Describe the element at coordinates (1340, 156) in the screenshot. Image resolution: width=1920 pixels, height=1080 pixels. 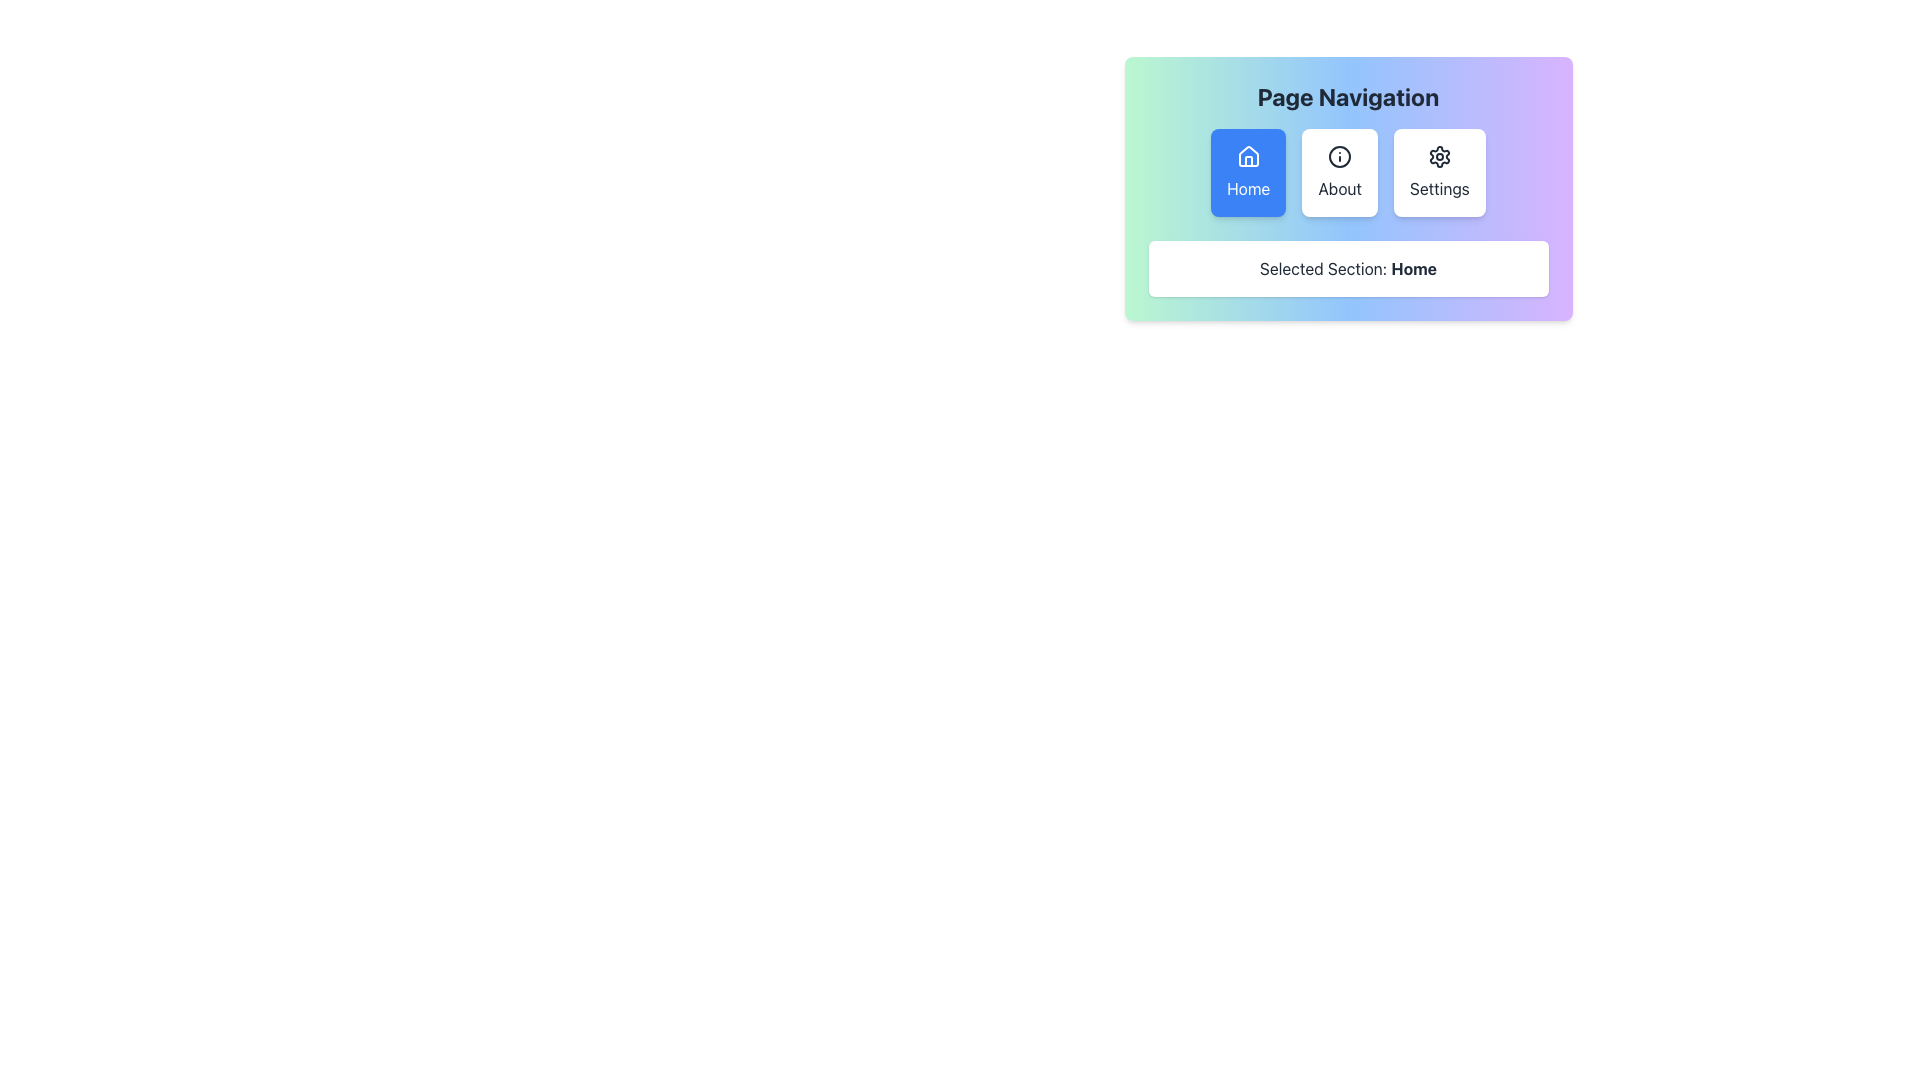
I see `the circular information icon located near the top-center of the 'About' section button in the navigation panel, which is outlined in black with a gray fill` at that location.